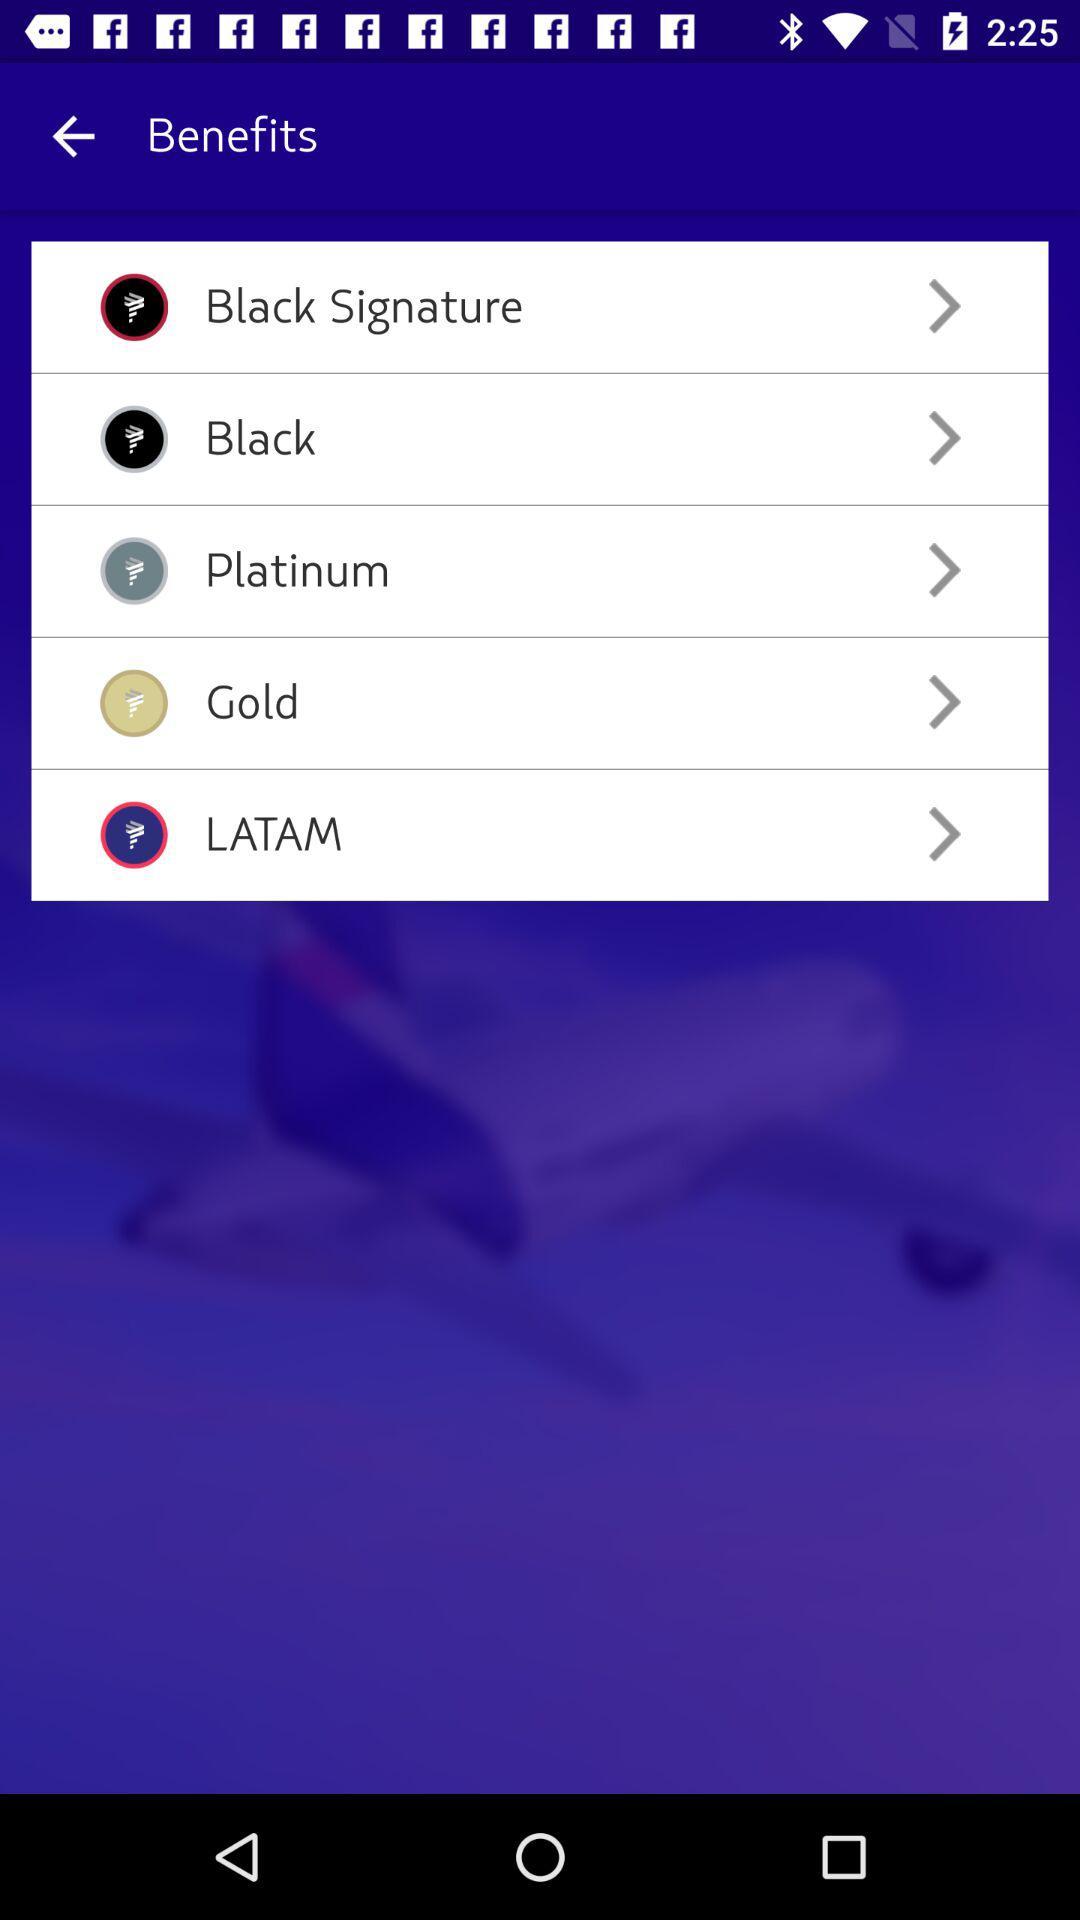 This screenshot has height=1920, width=1080. Describe the element at coordinates (72, 135) in the screenshot. I see `the icon next to benefits item` at that location.